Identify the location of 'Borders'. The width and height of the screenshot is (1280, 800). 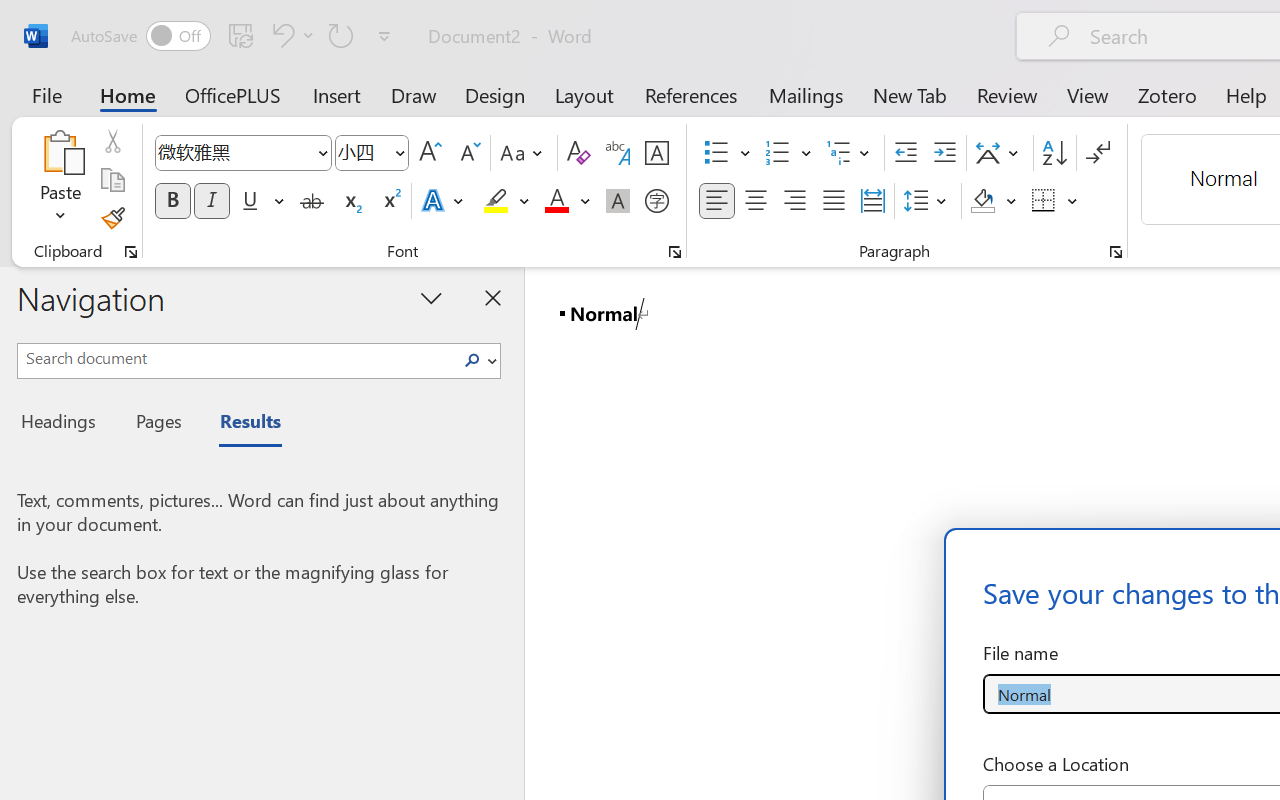
(1043, 201).